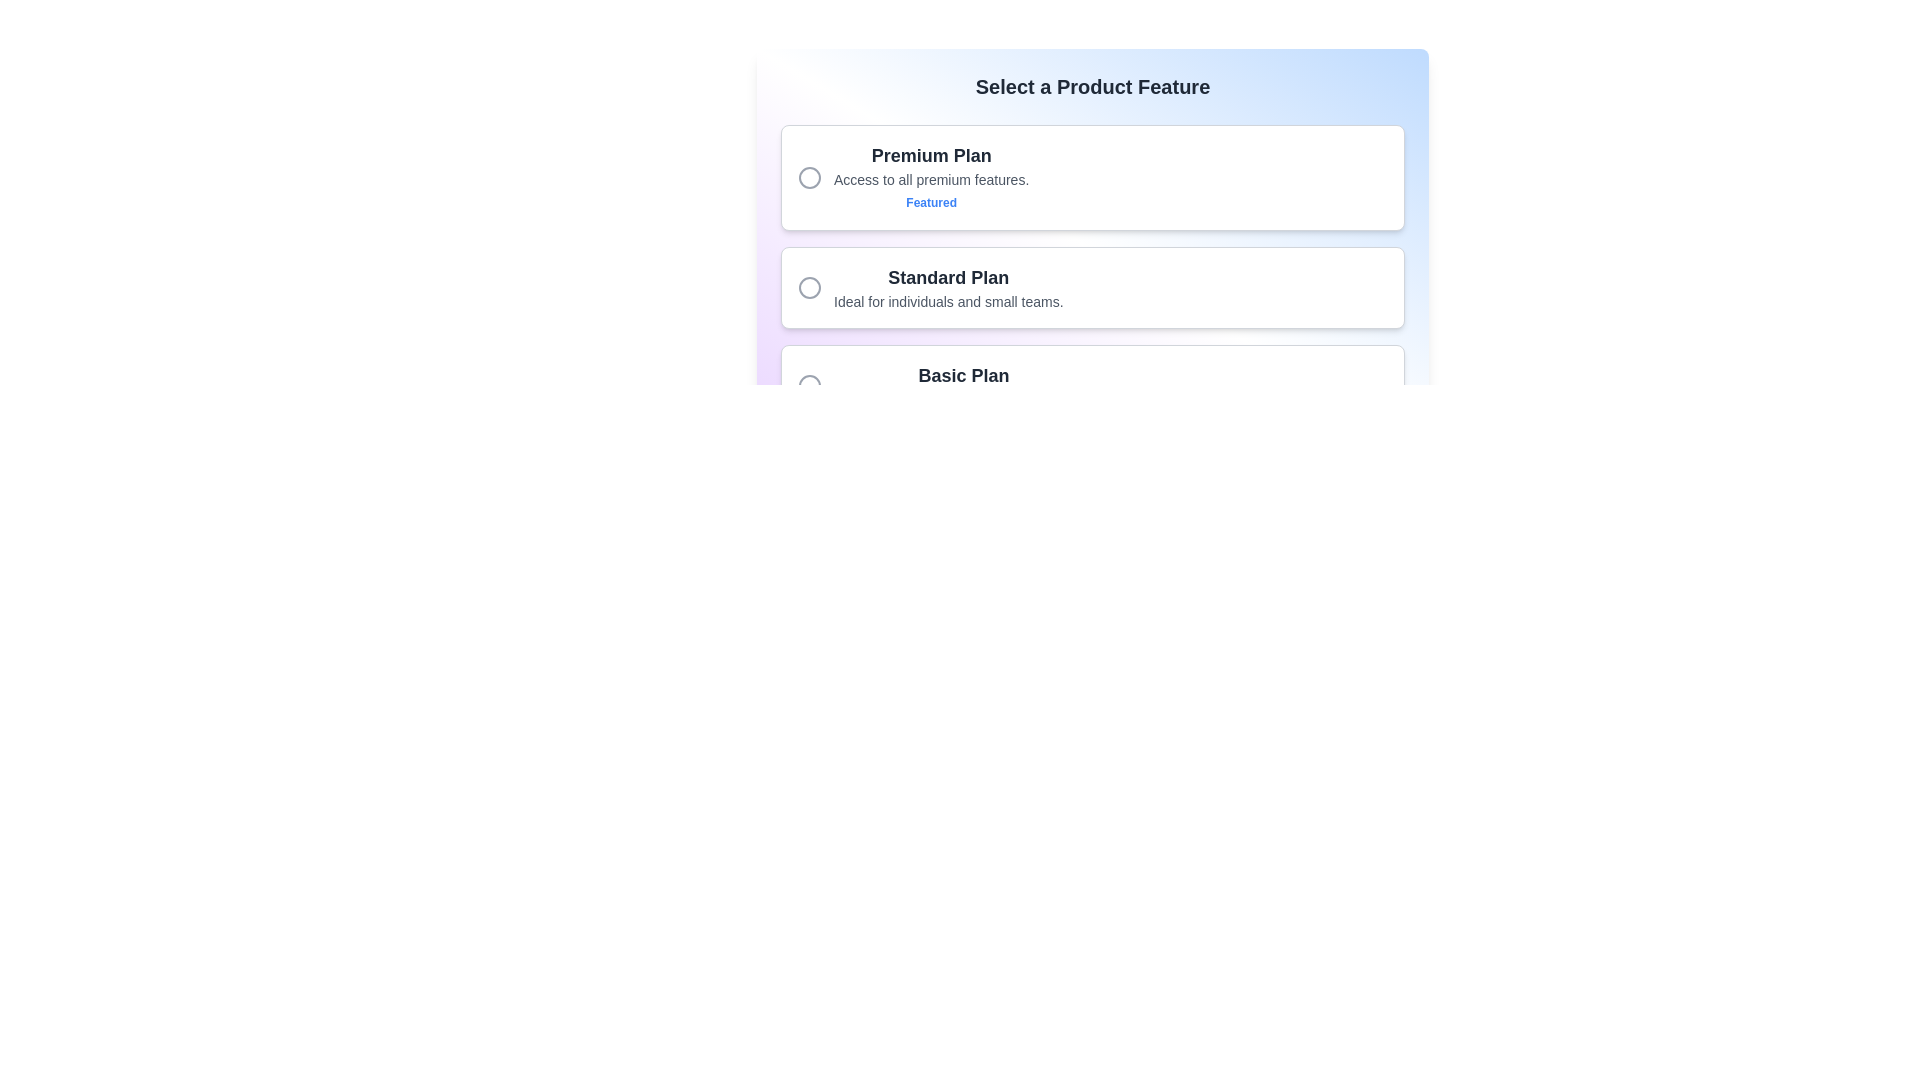 Image resolution: width=1920 pixels, height=1080 pixels. Describe the element at coordinates (947, 288) in the screenshot. I see `the 'Standard Plan' text content block which includes 'Standard Plan' and its description` at that location.